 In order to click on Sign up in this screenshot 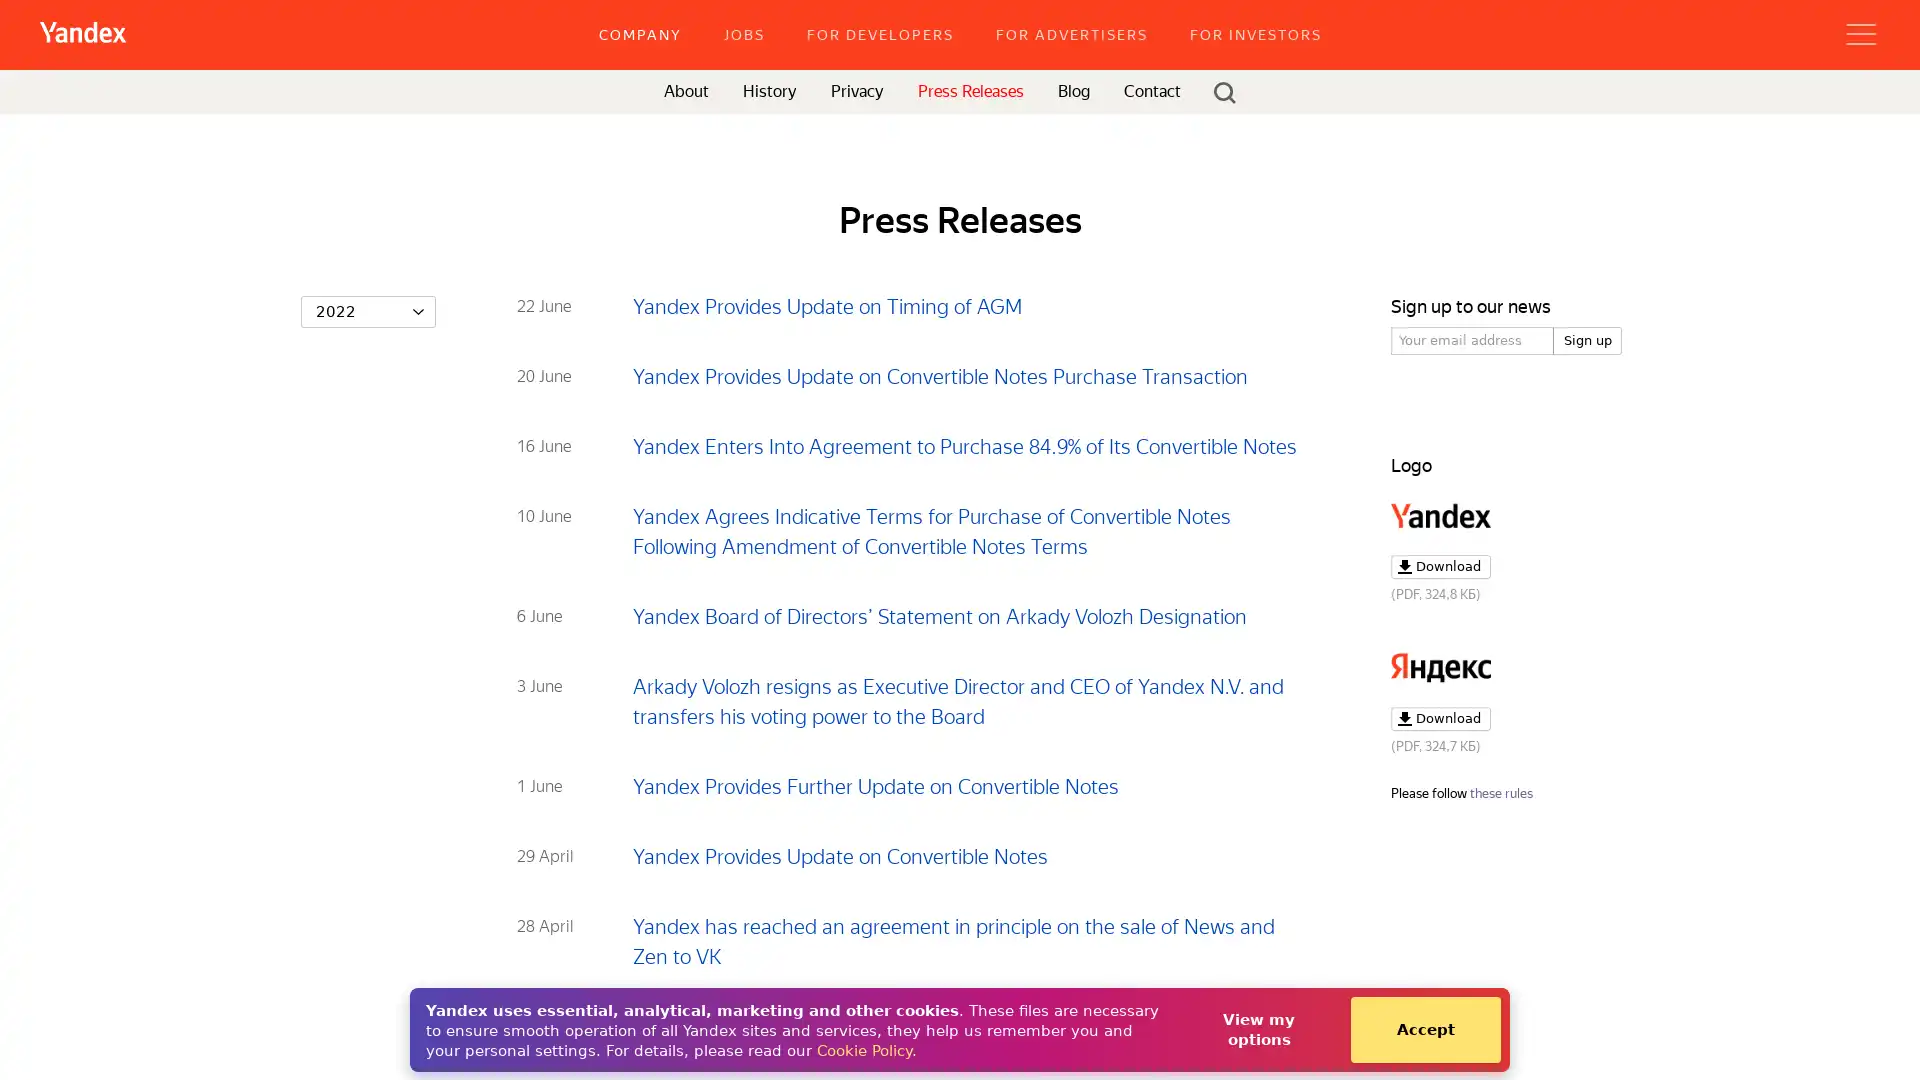, I will do `click(1587, 339)`.